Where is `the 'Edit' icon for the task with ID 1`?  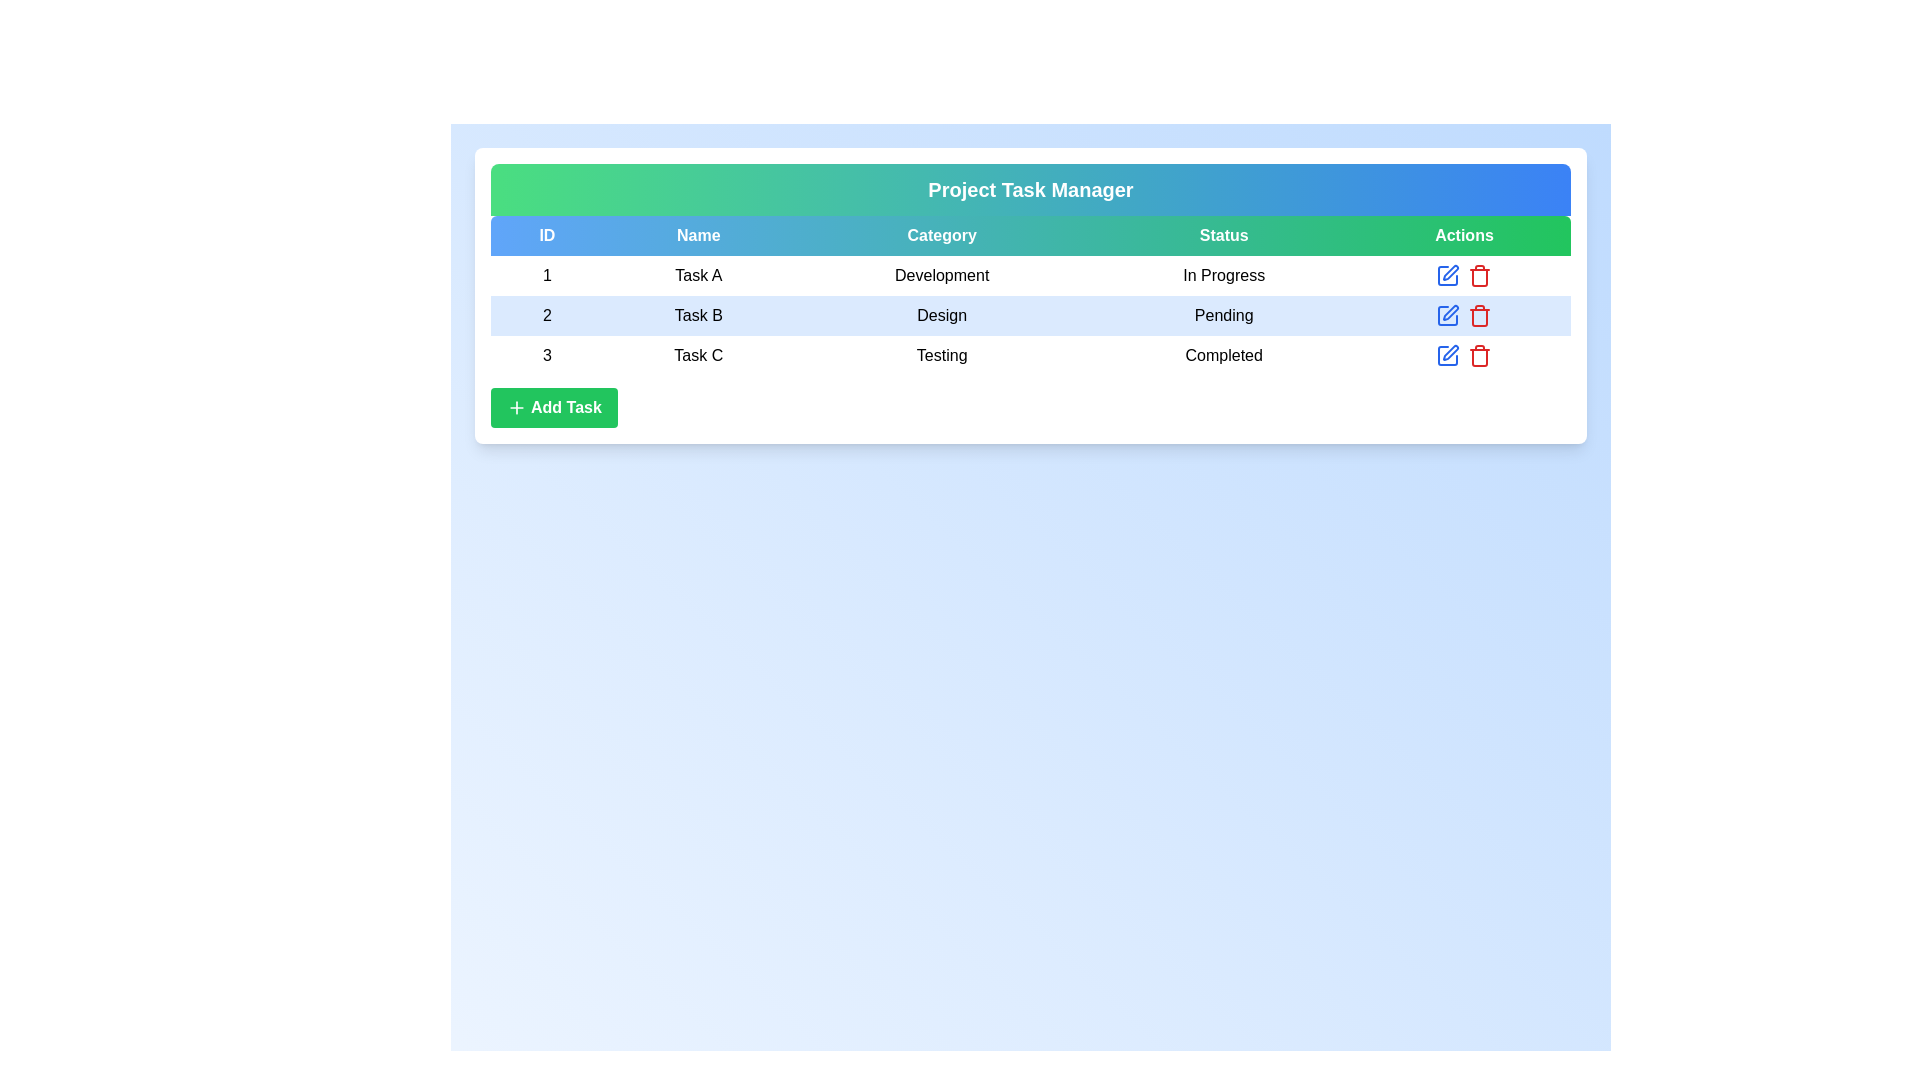
the 'Edit' icon for the task with ID 1 is located at coordinates (1448, 276).